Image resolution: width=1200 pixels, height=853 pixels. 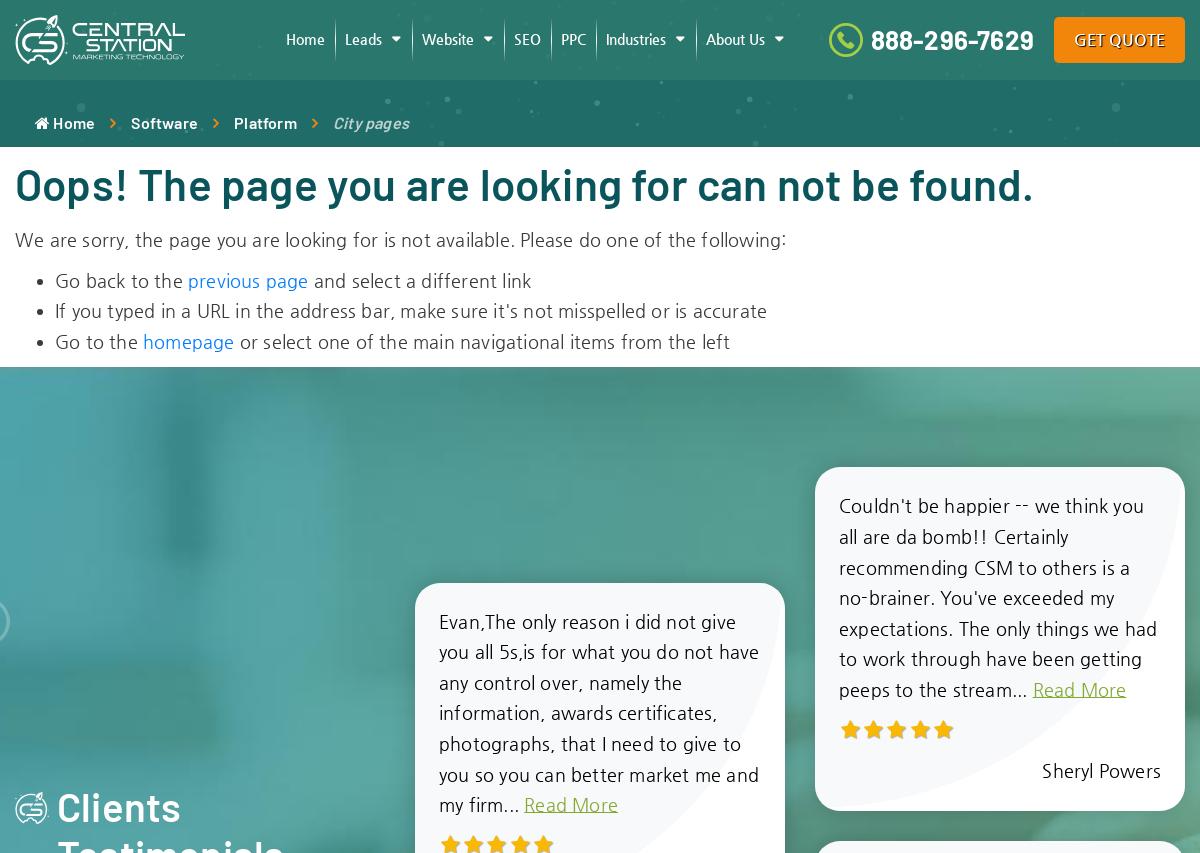 What do you see at coordinates (729, 134) in the screenshot?
I see `'Platform  Features'` at bounding box center [729, 134].